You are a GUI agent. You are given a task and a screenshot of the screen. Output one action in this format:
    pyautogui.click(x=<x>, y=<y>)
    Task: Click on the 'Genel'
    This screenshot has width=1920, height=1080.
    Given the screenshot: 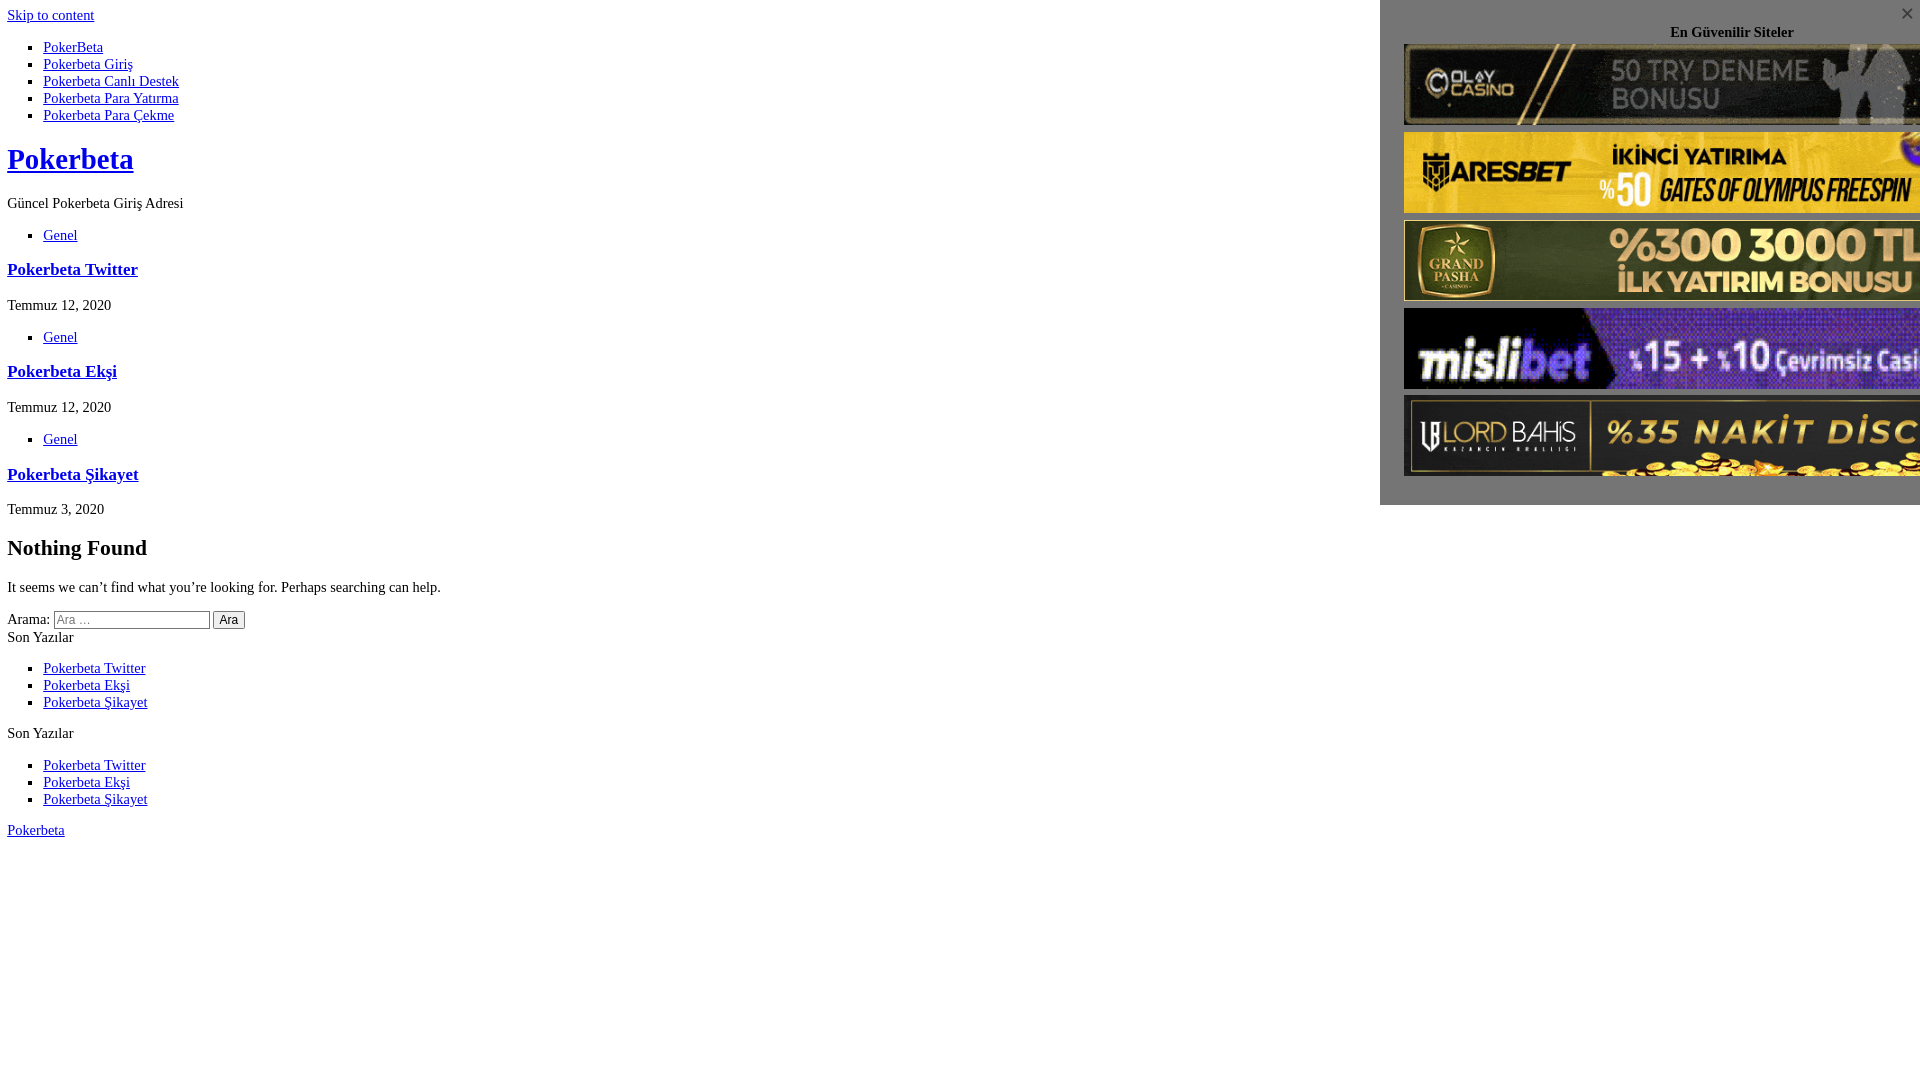 What is the action you would take?
    pyautogui.click(x=67, y=374)
    